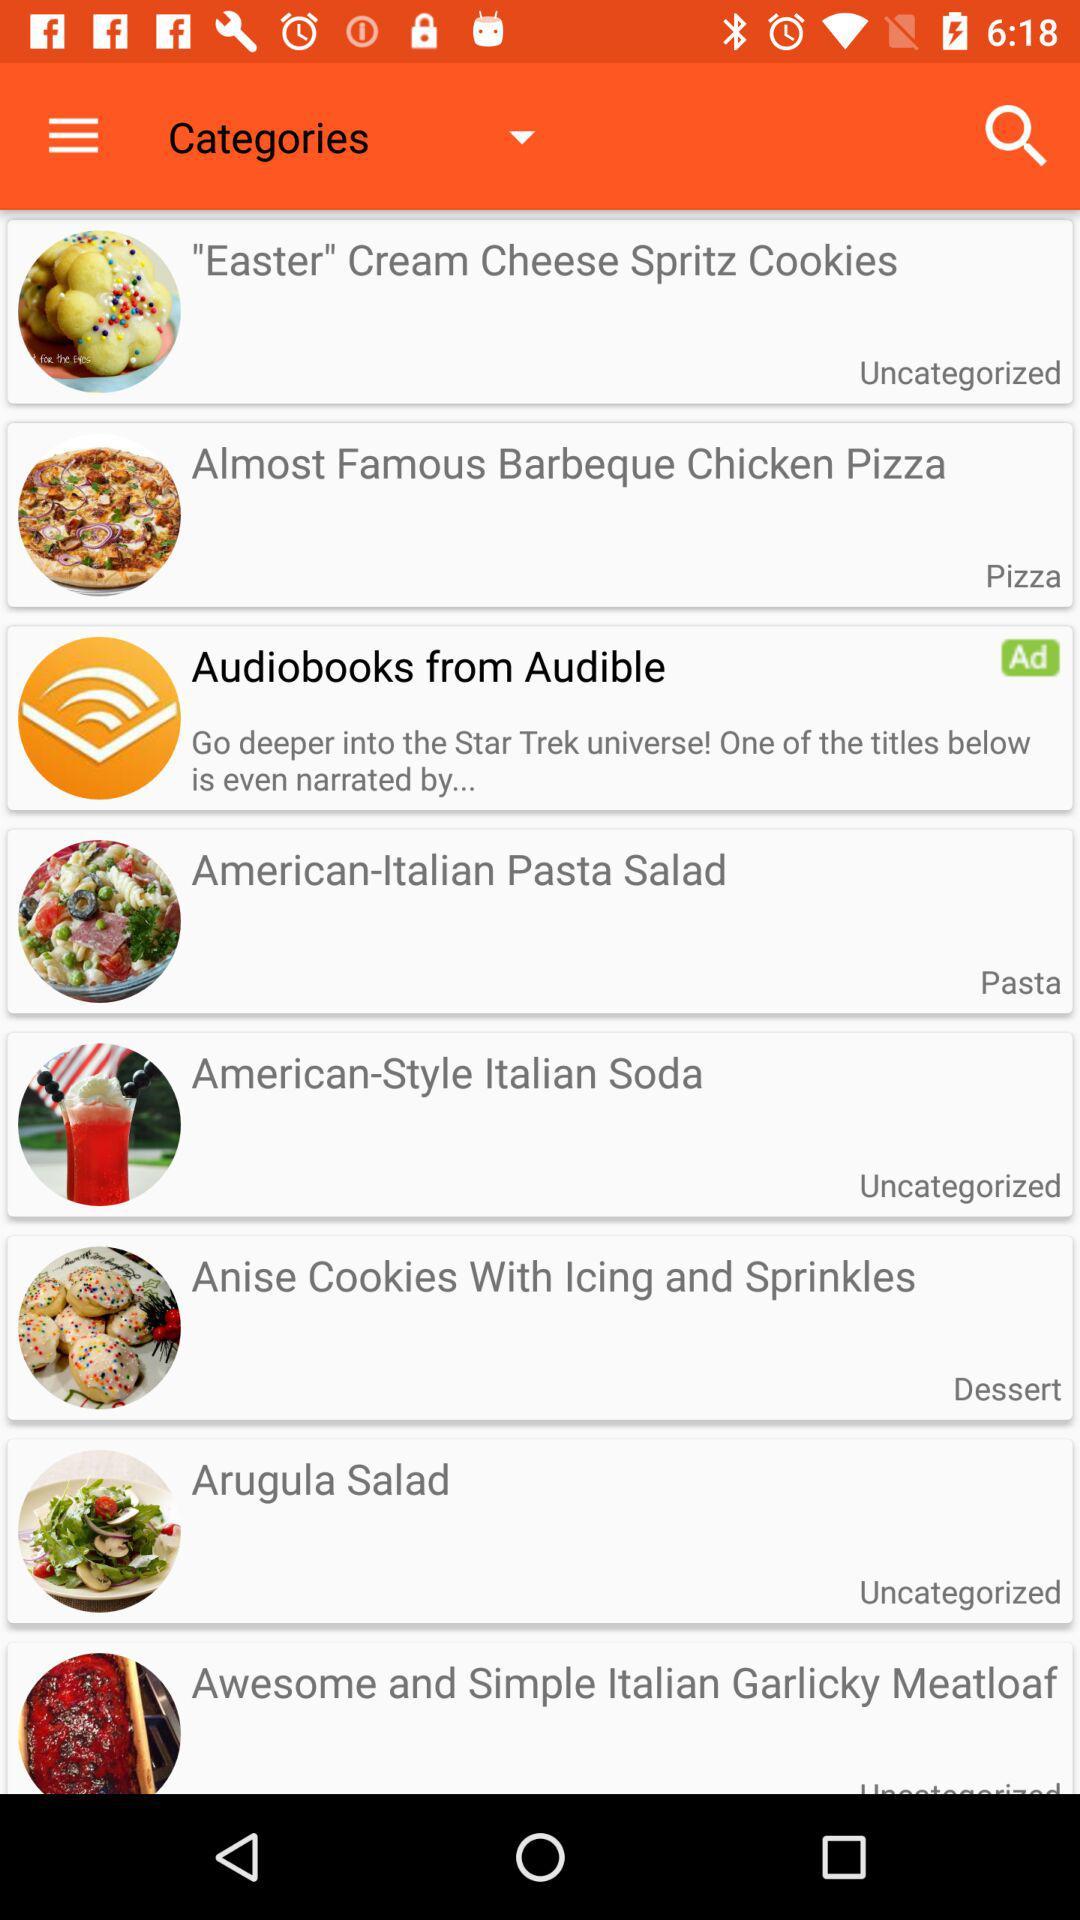  What do you see at coordinates (1030, 657) in the screenshot?
I see `click advertisement` at bounding box center [1030, 657].